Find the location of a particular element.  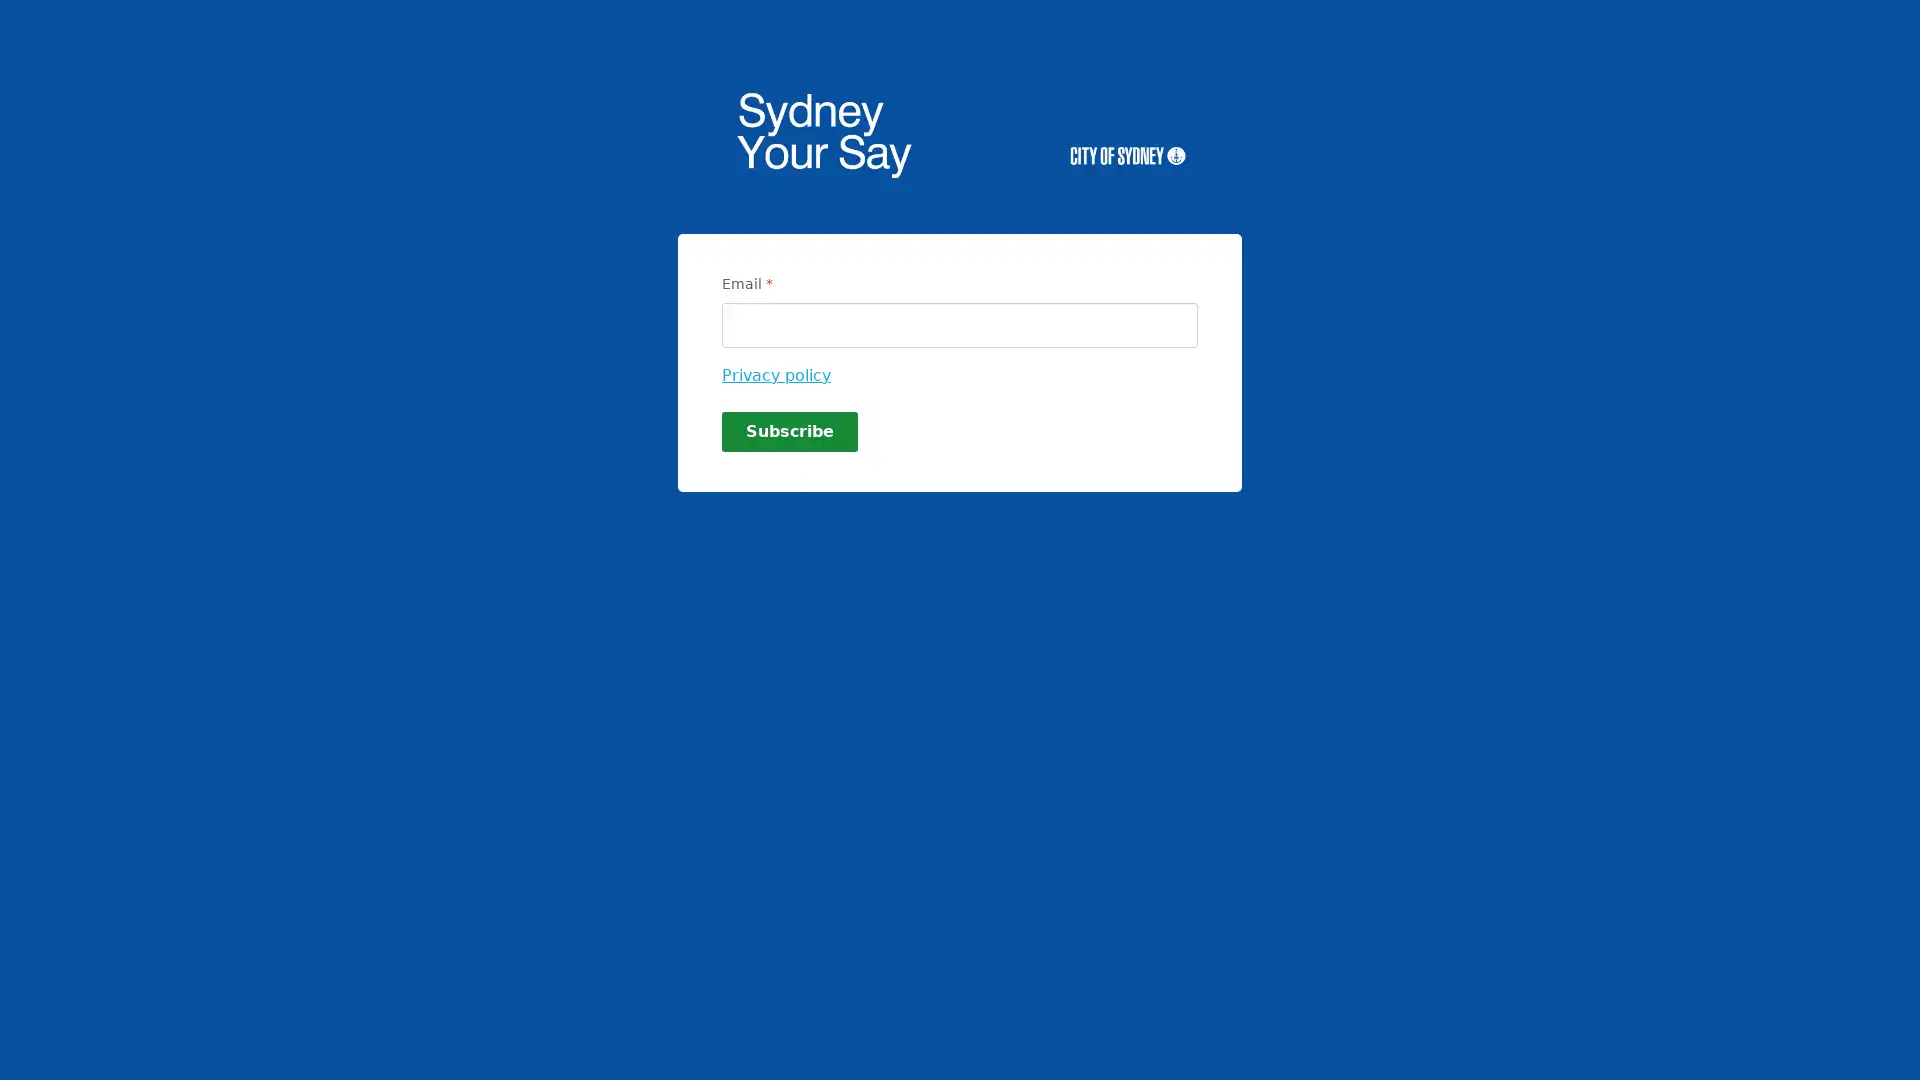

Subscribe is located at coordinates (789, 431).